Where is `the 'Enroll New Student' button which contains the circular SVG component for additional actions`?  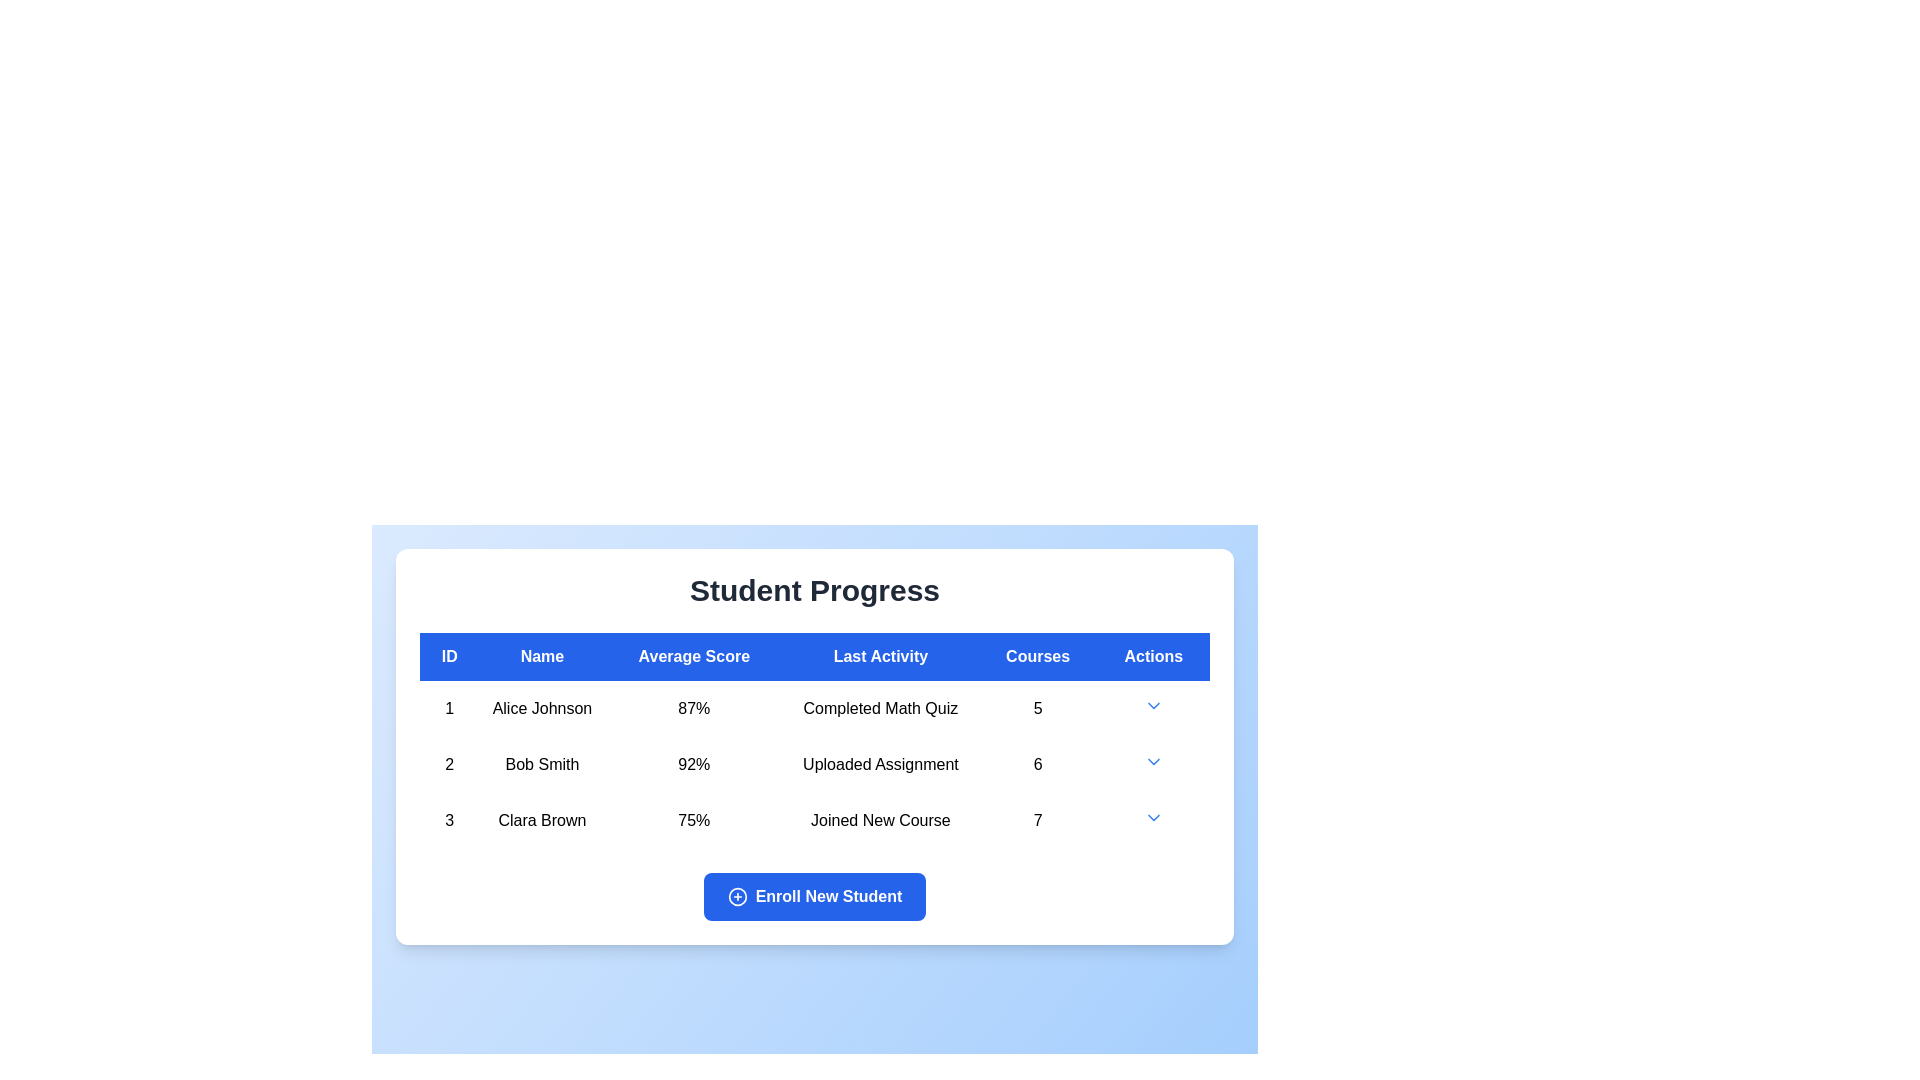
the 'Enroll New Student' button which contains the circular SVG component for additional actions is located at coordinates (736, 896).